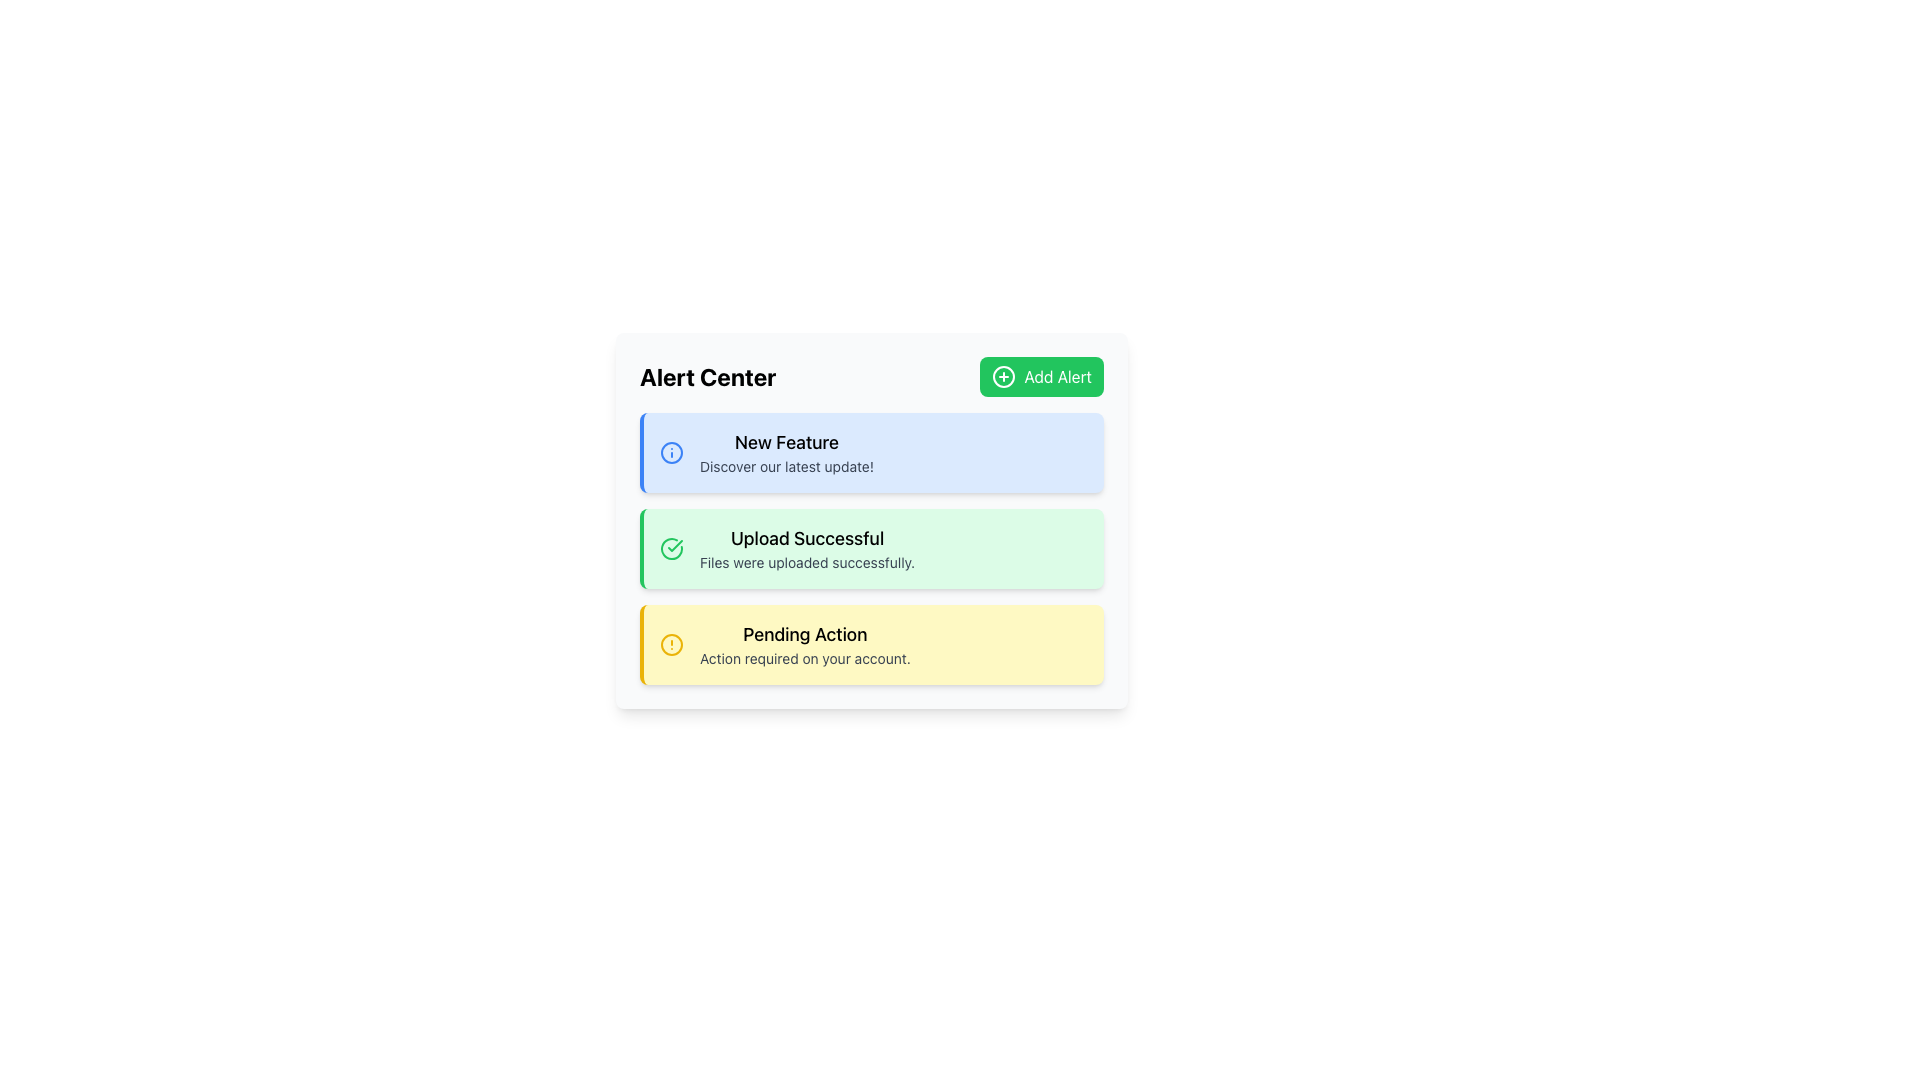 Image resolution: width=1920 pixels, height=1080 pixels. I want to click on the 'Add Alert' button located at the top-right corner of the right sidebar, so click(1003, 377).